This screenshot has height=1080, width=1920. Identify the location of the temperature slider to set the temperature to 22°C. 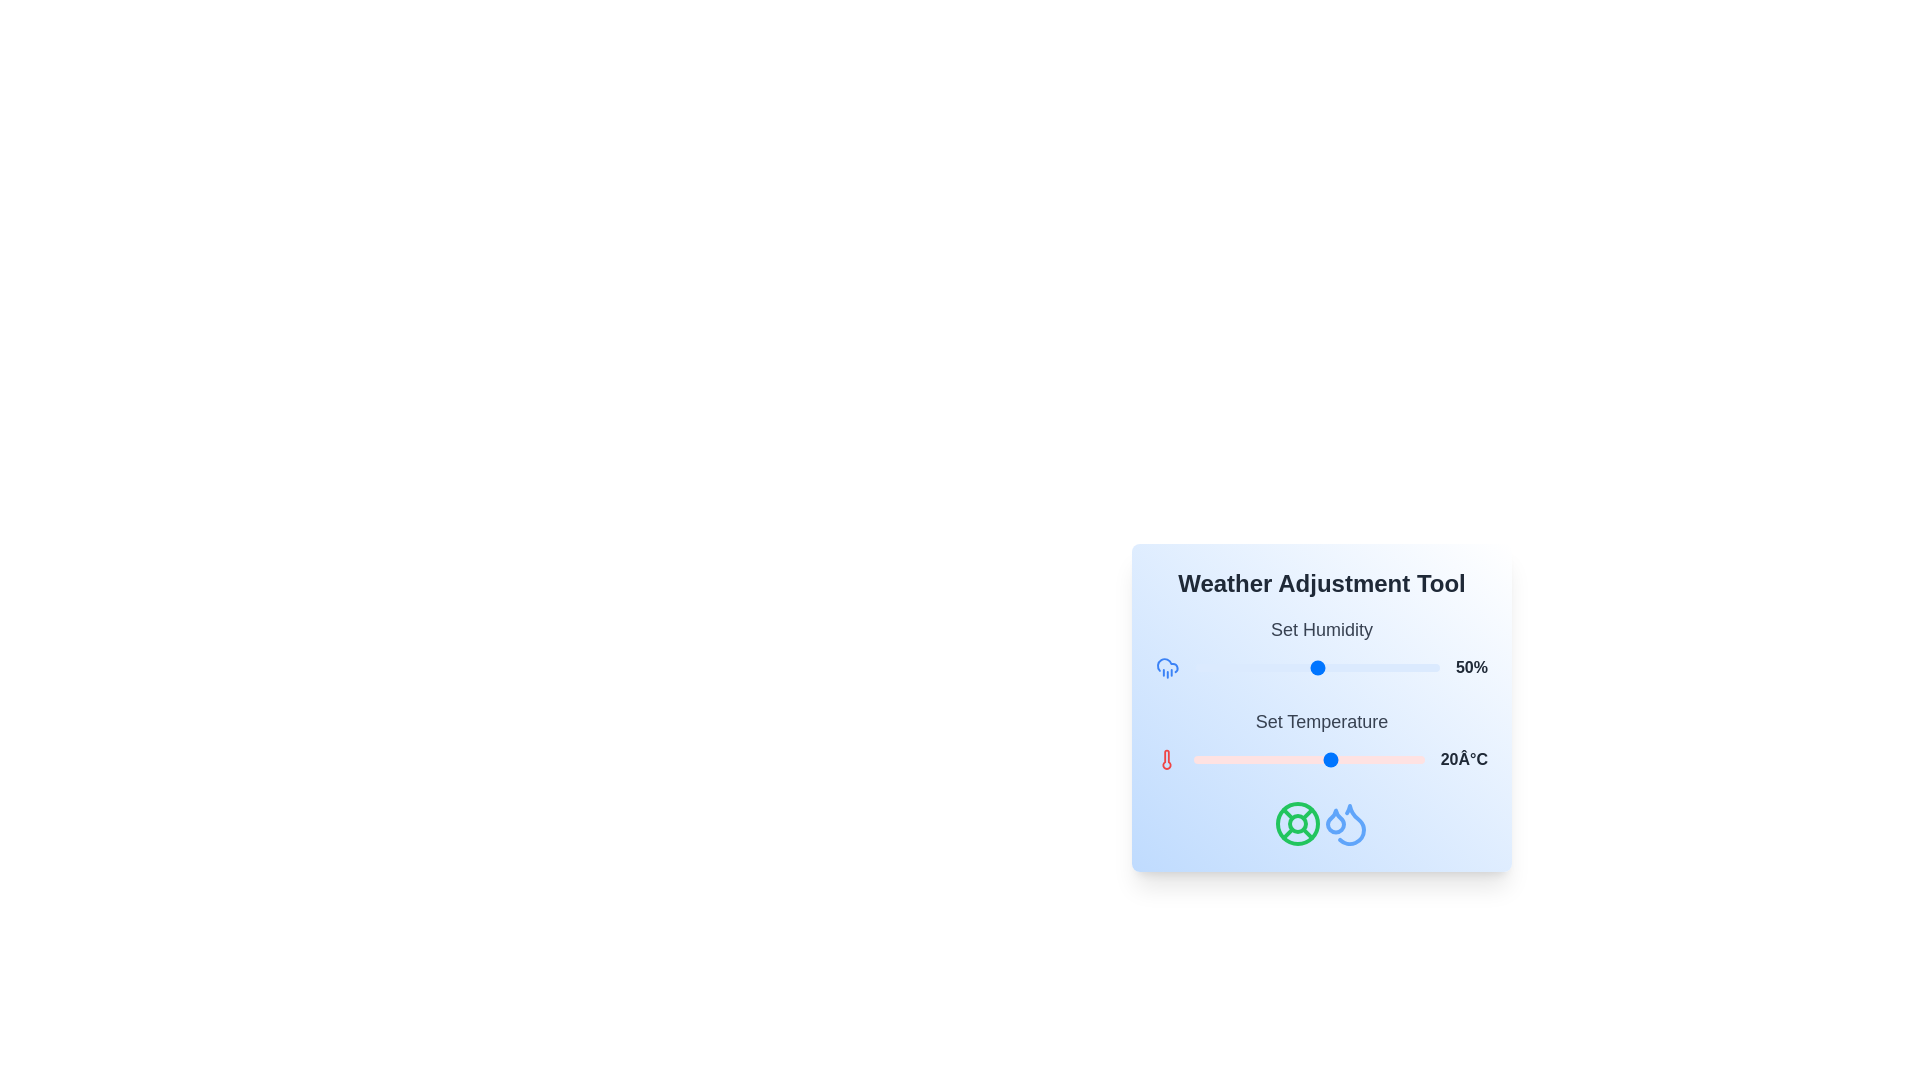
(1341, 759).